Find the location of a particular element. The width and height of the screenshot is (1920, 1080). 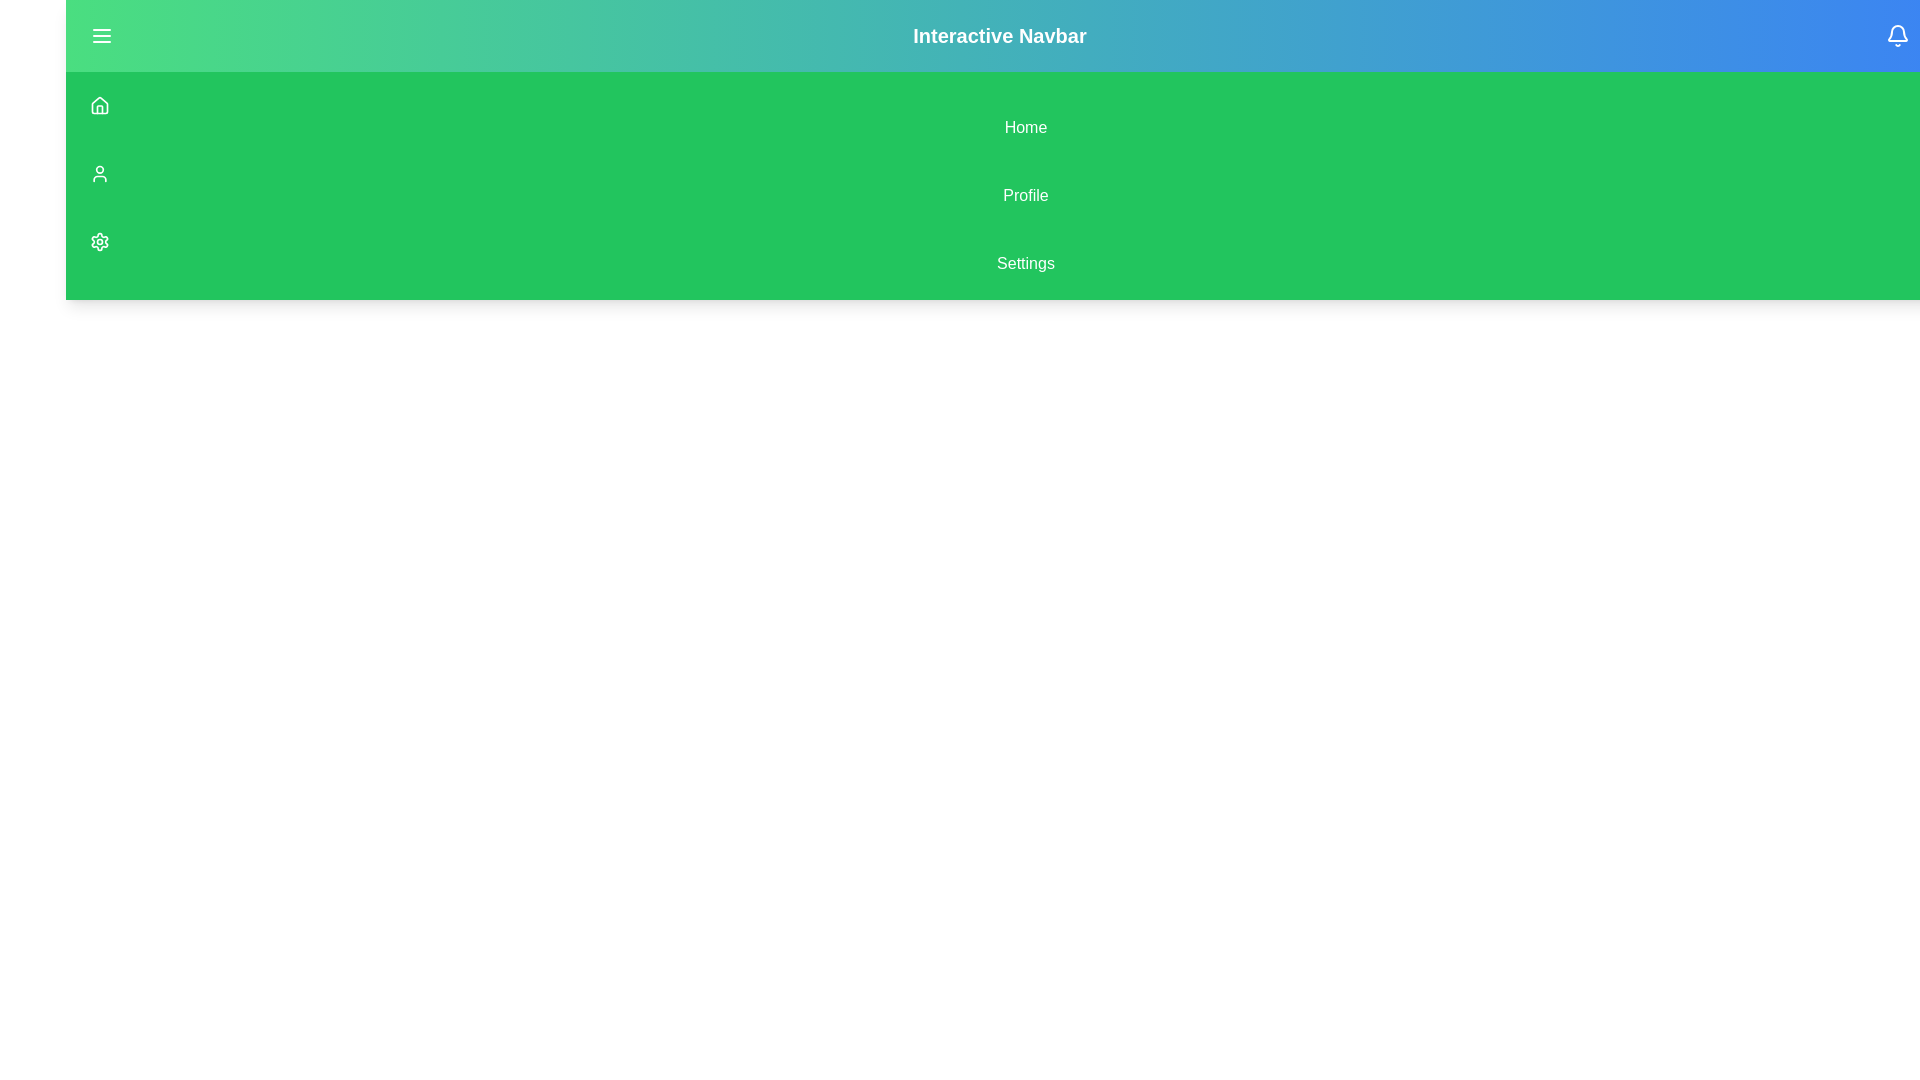

the bell-shaped icon button located at the top right corner of the interface is located at coordinates (1896, 35).